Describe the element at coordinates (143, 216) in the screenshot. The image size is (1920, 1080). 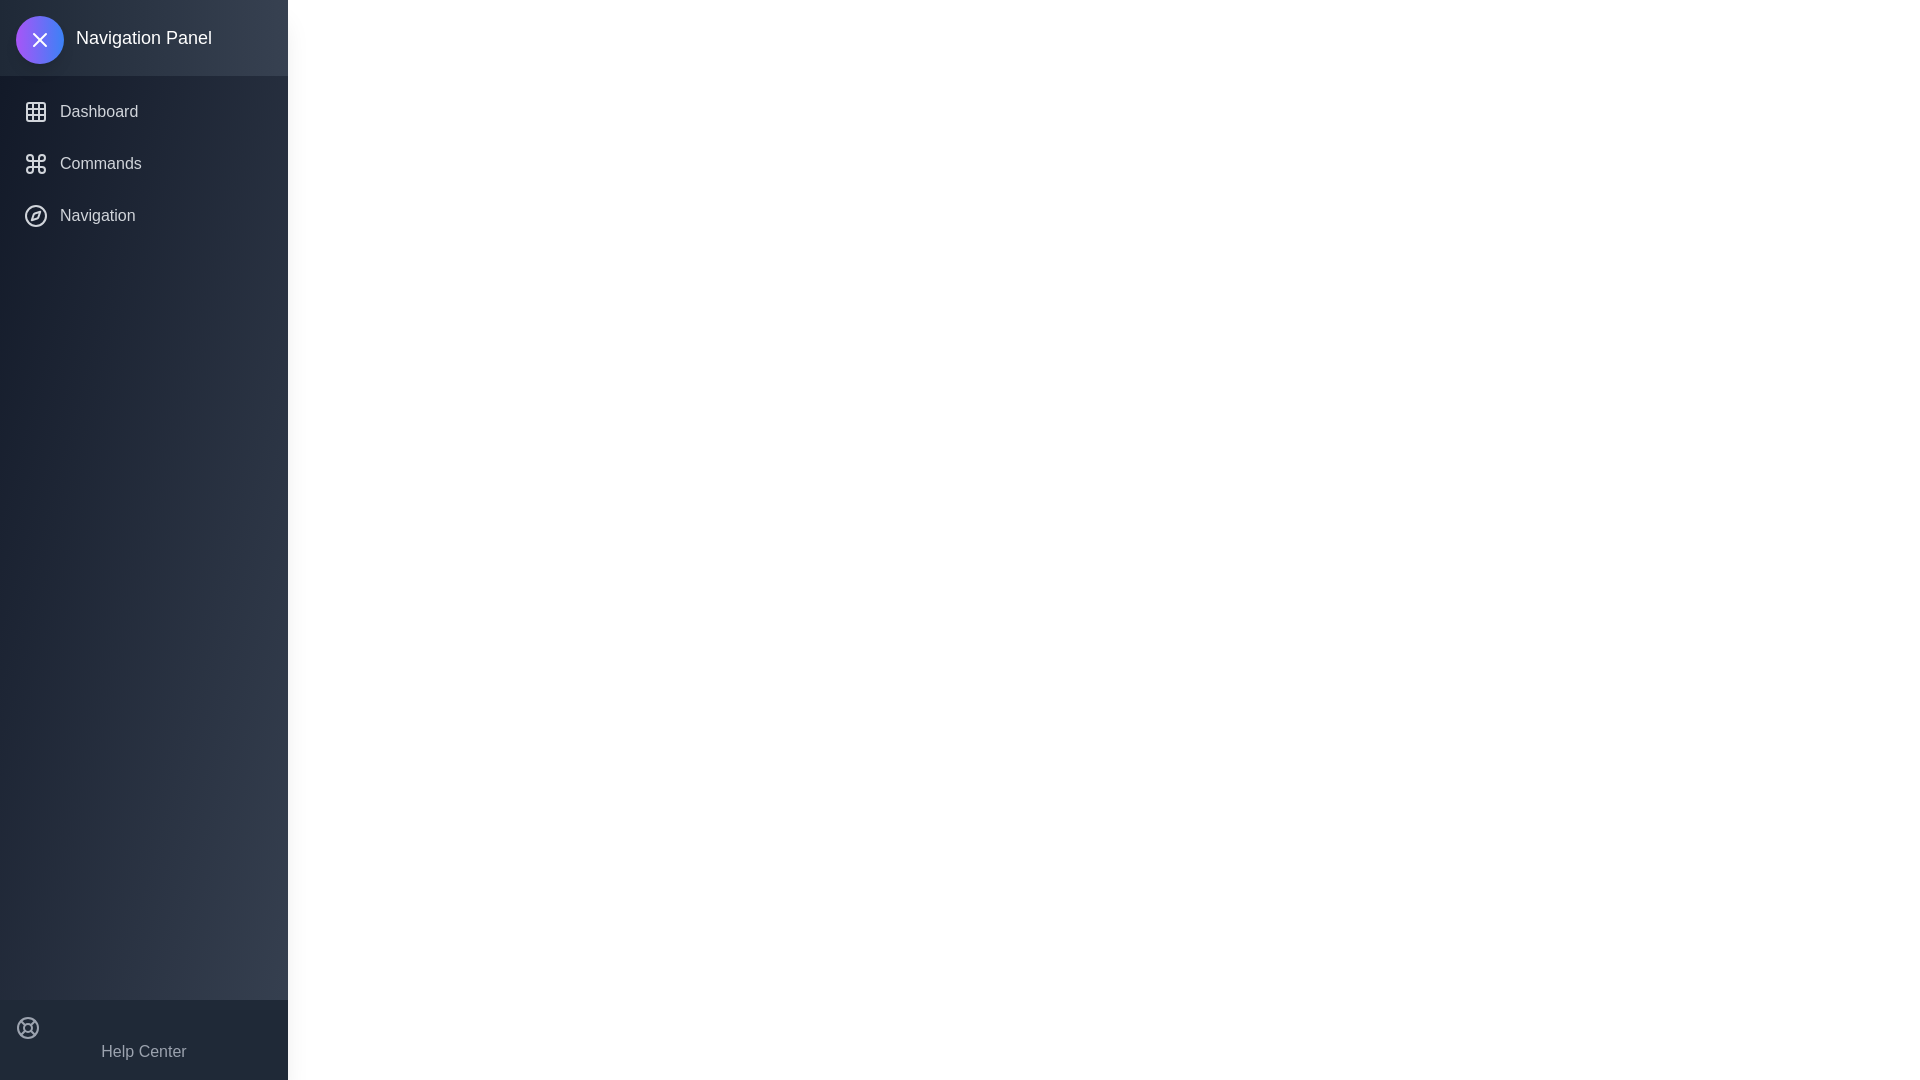
I see `the navigation item Navigation from the navigation panel` at that location.